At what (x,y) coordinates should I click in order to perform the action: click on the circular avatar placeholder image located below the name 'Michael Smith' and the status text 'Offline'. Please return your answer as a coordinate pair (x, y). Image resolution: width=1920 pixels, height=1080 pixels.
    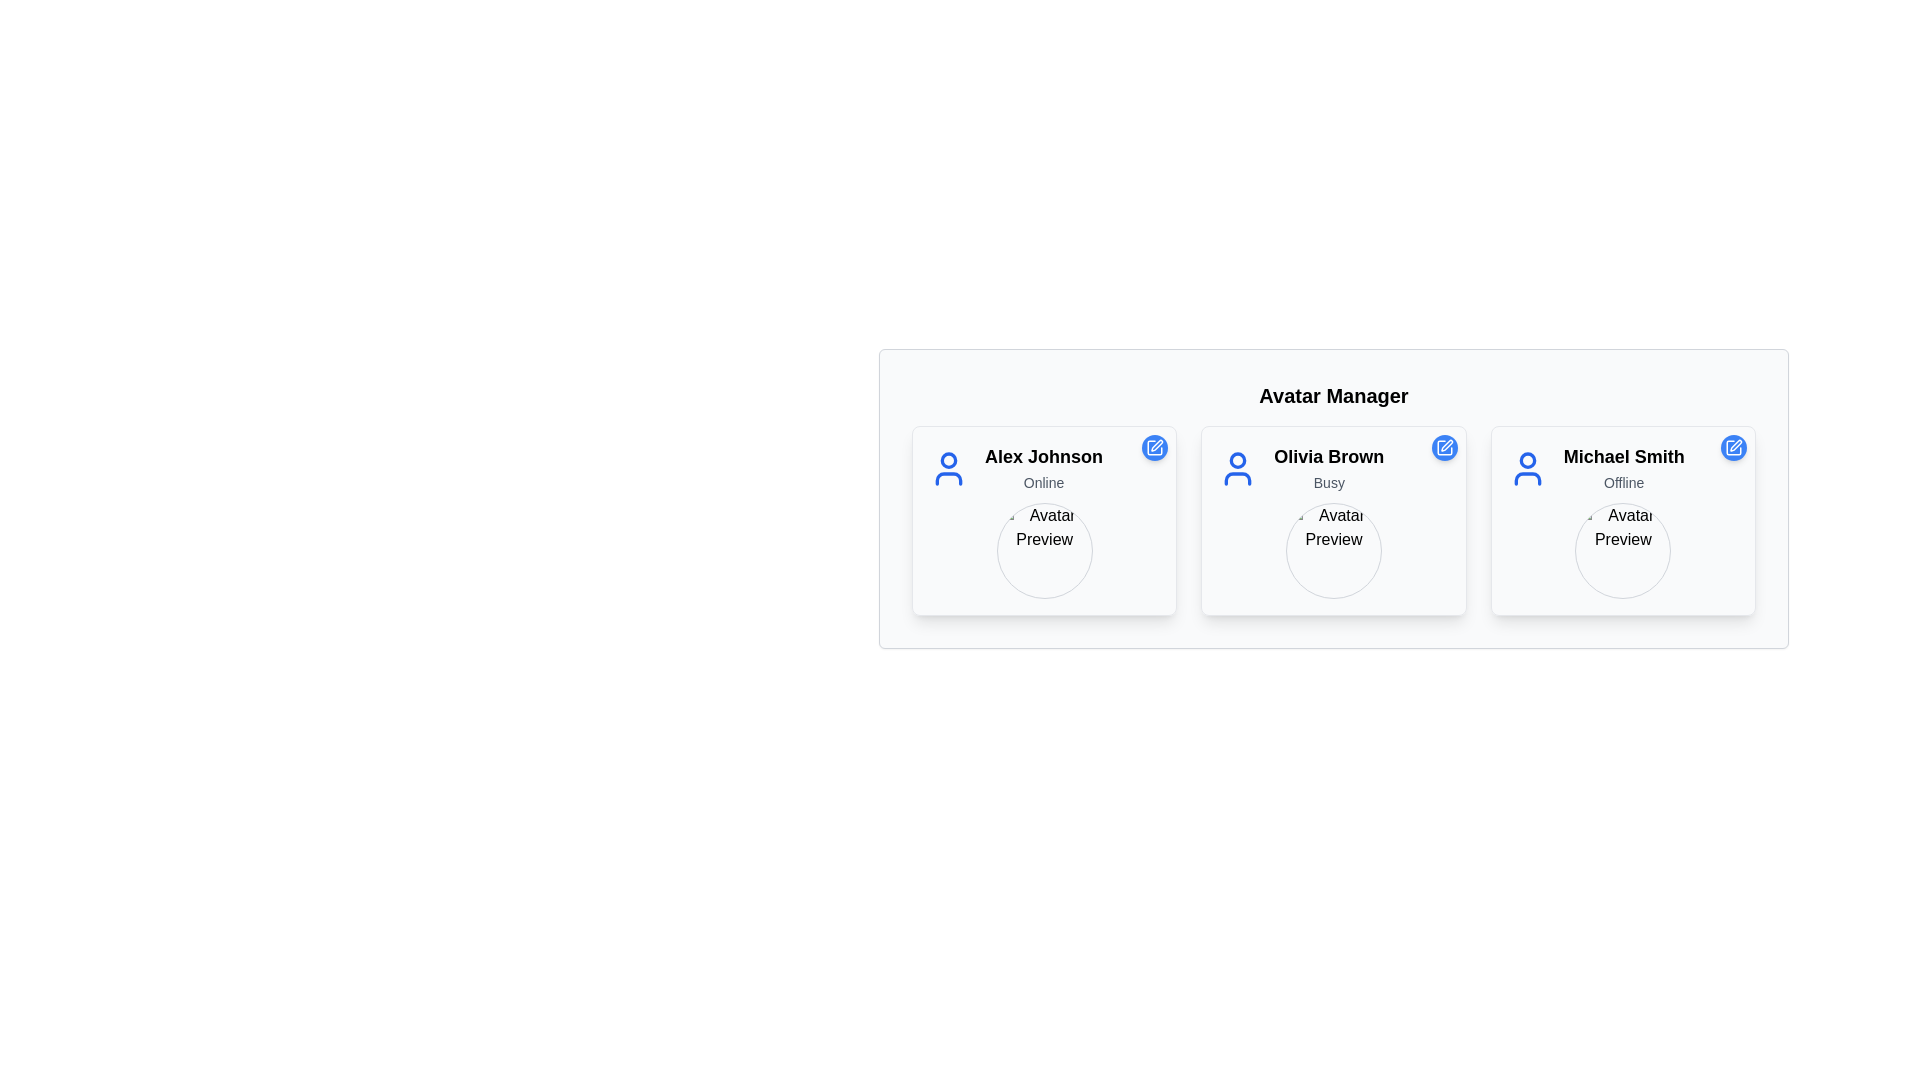
    Looking at the image, I should click on (1623, 551).